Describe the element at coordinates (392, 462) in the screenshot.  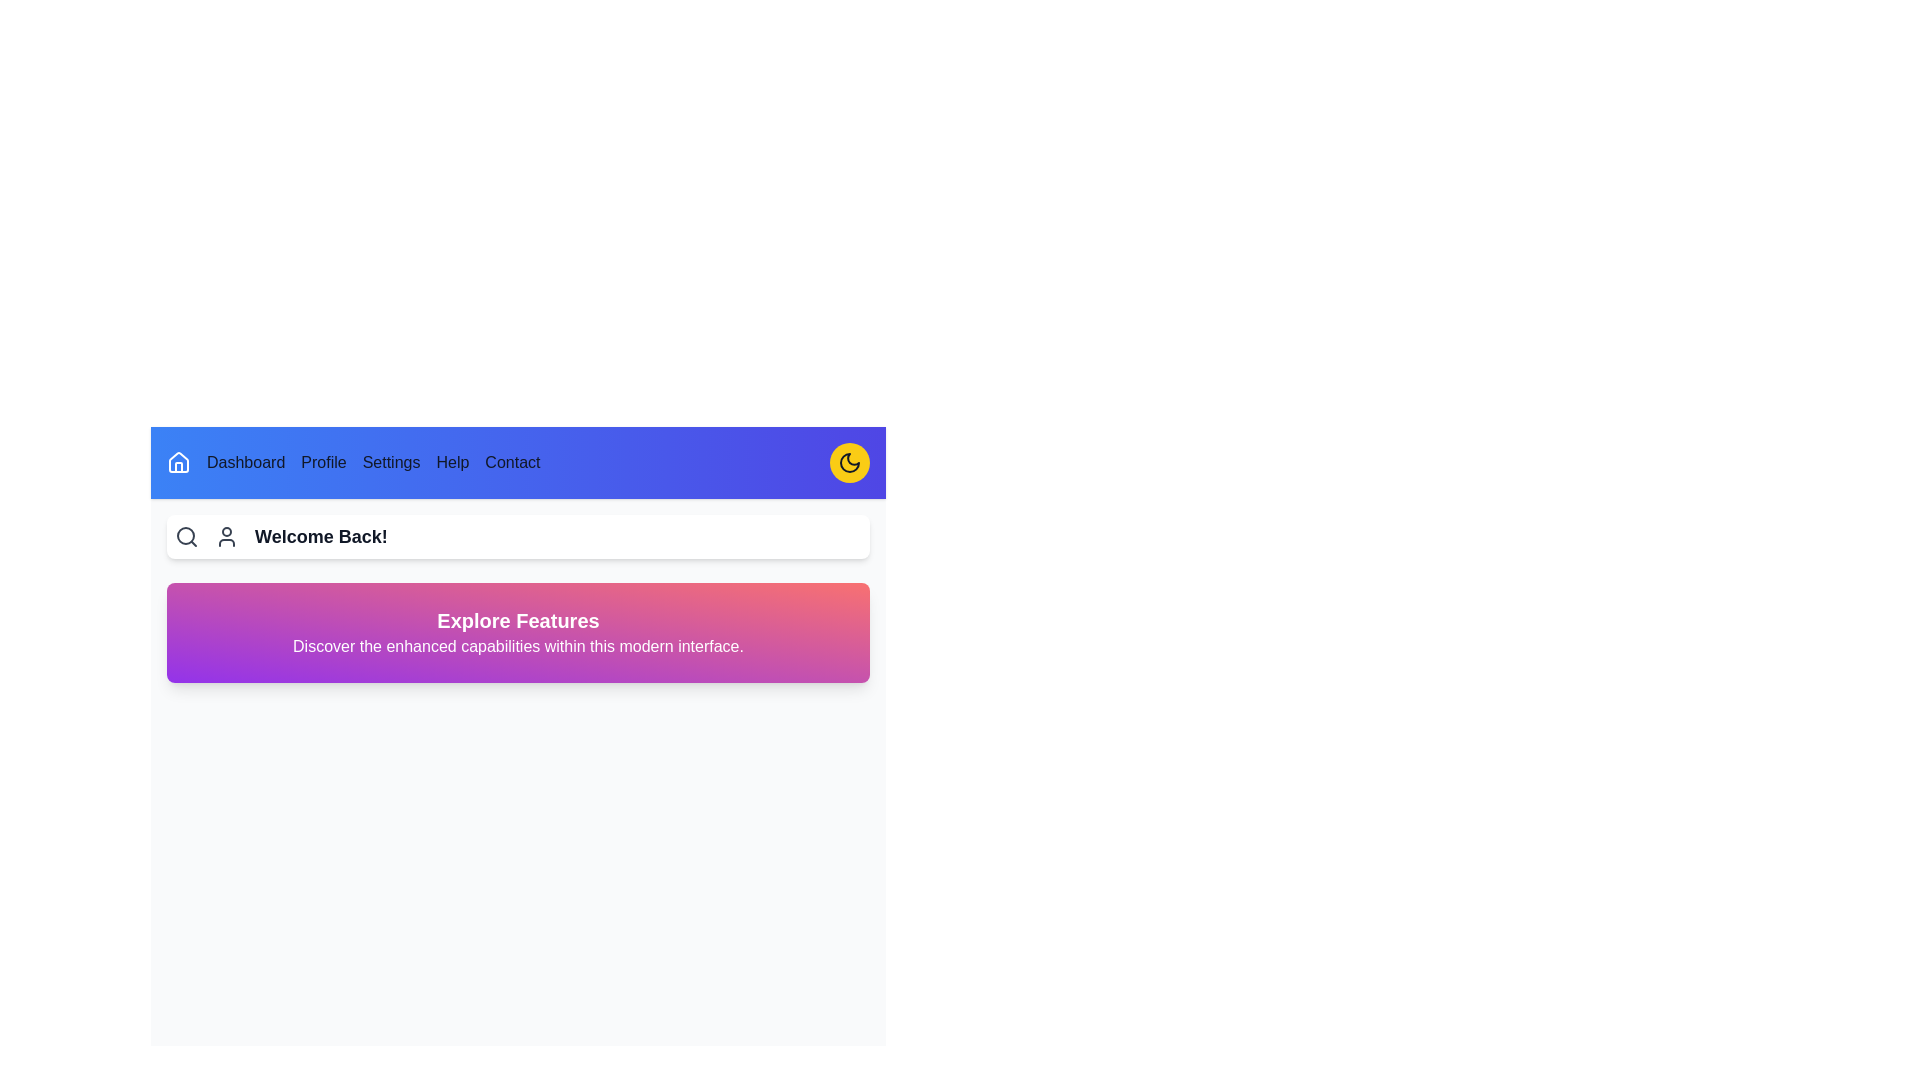
I see `the navigation menu item Settings` at that location.